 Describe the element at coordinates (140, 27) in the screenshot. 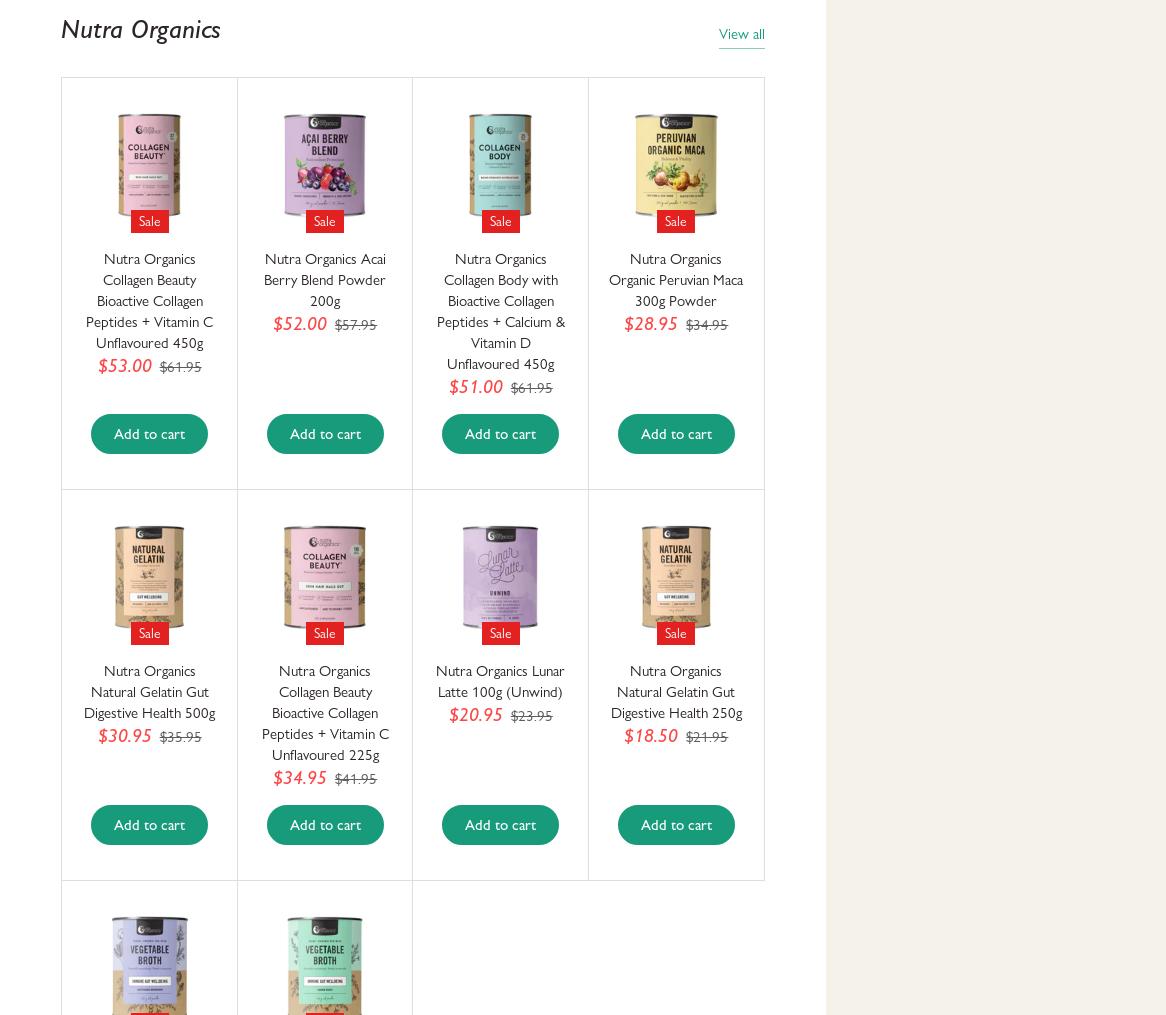

I see `'Nutra Organics'` at that location.